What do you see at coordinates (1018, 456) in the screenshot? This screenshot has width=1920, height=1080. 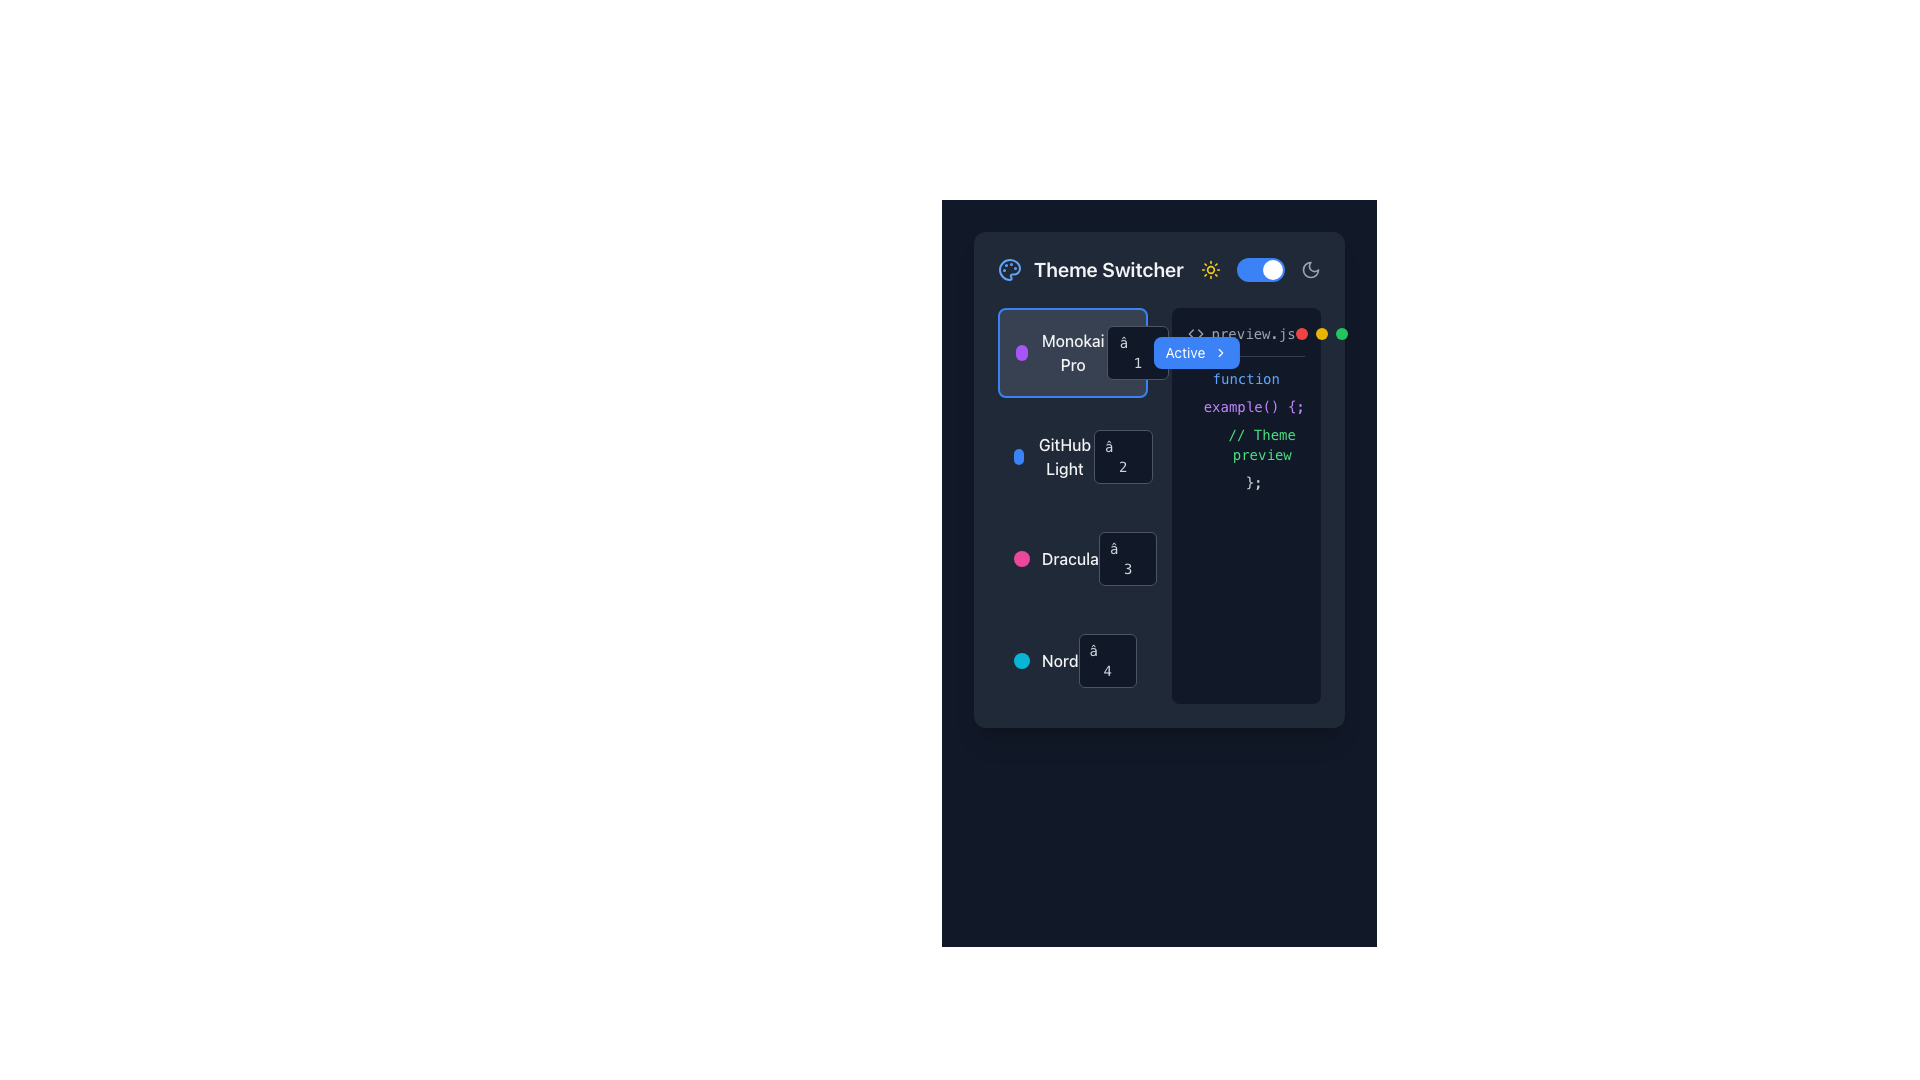 I see `the visual indicator located to the left of the text 'GitHub Light' in the theme selector interface, which signifies the current selection or availability of the theme` at bounding box center [1018, 456].